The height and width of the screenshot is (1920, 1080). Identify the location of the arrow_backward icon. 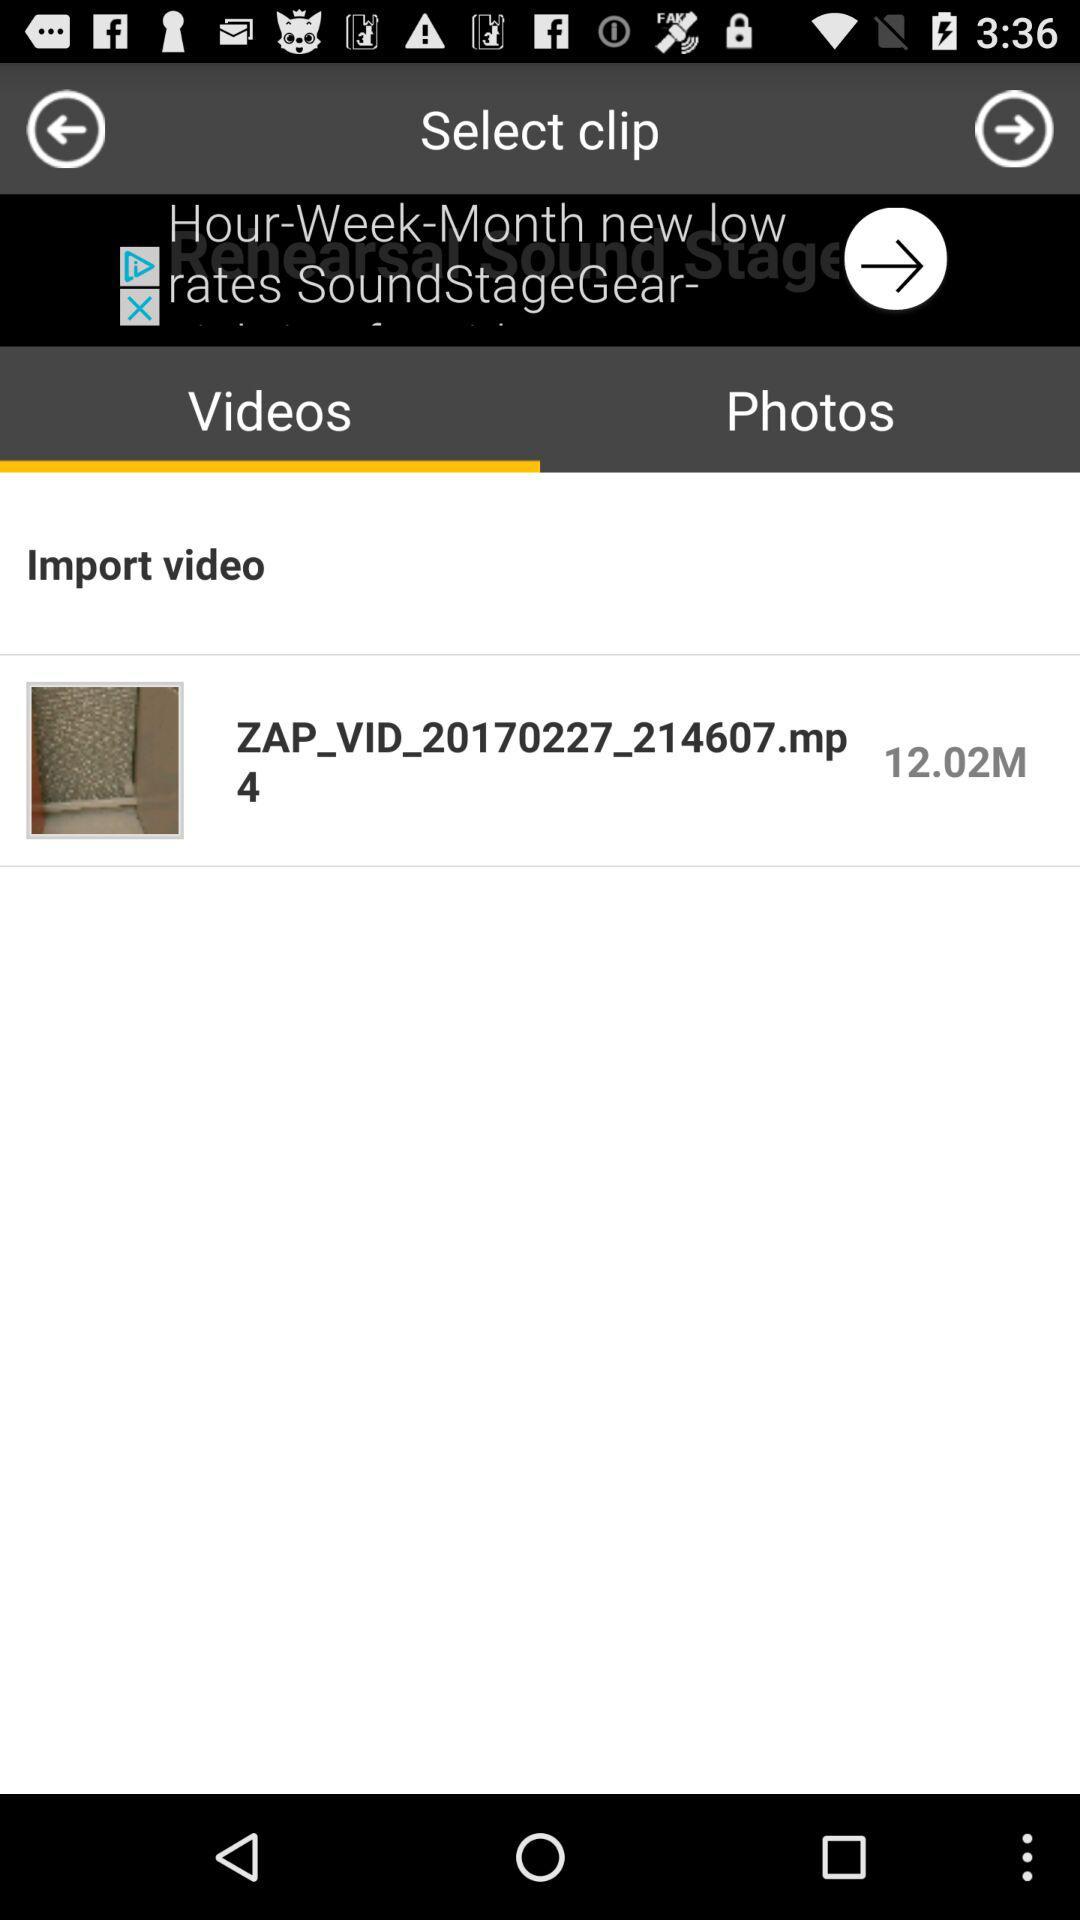
(64, 136).